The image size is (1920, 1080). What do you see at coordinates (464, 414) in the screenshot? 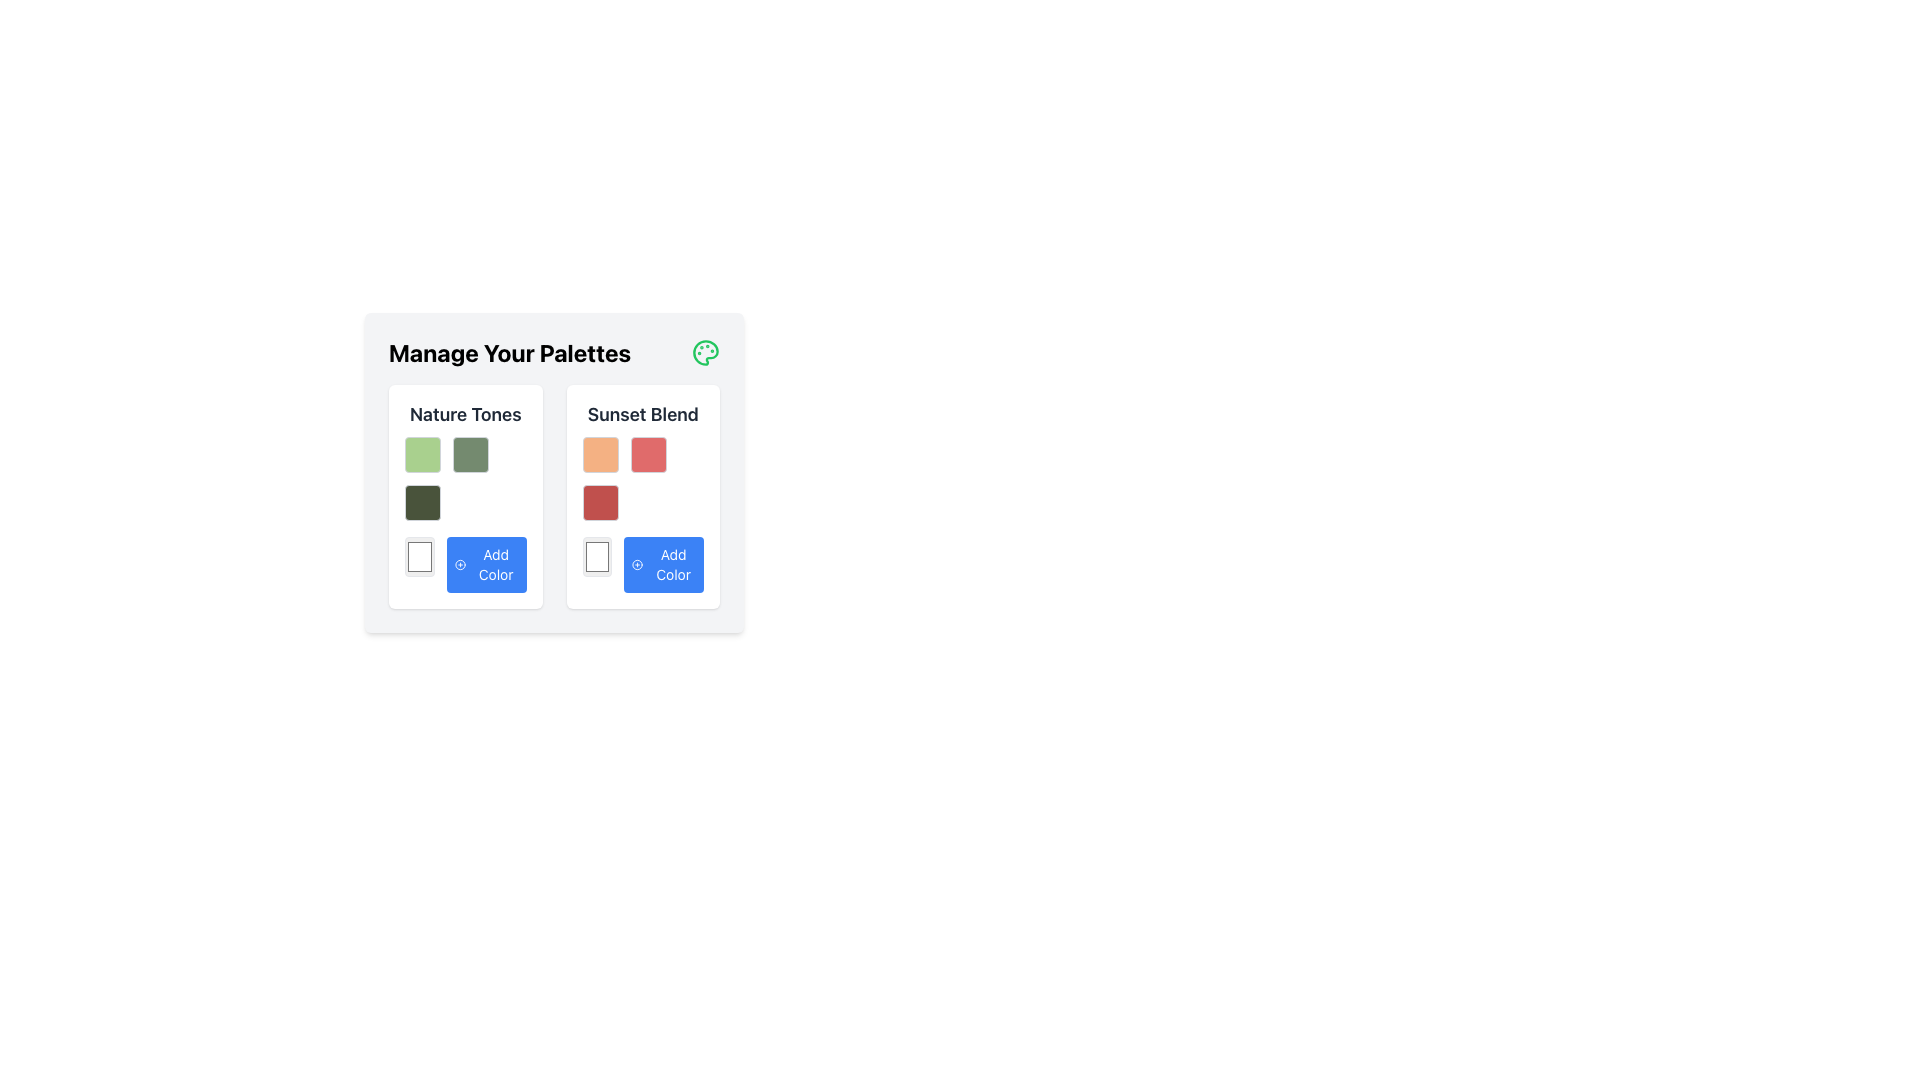
I see `the palette named` at bounding box center [464, 414].